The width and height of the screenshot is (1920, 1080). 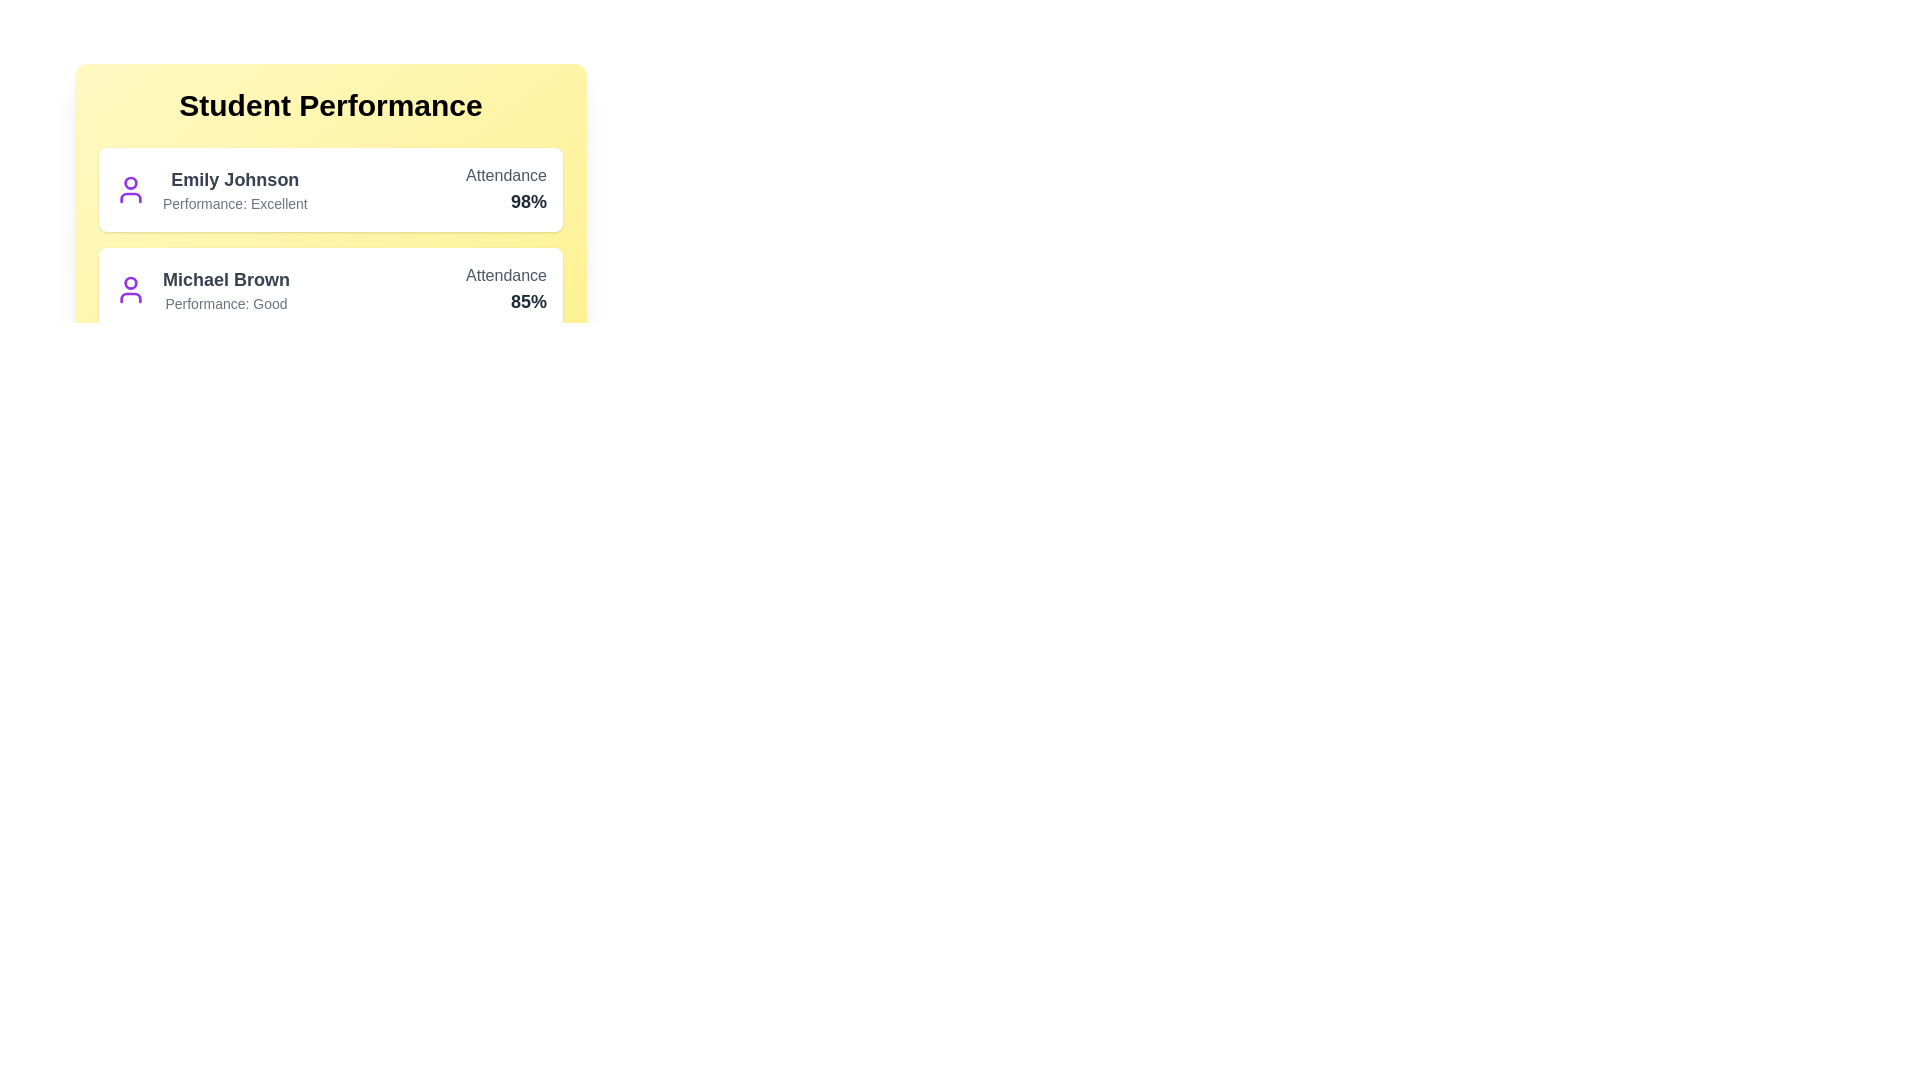 I want to click on the attendance percentage of Michael Brown to sort the list by attendance, so click(x=505, y=301).